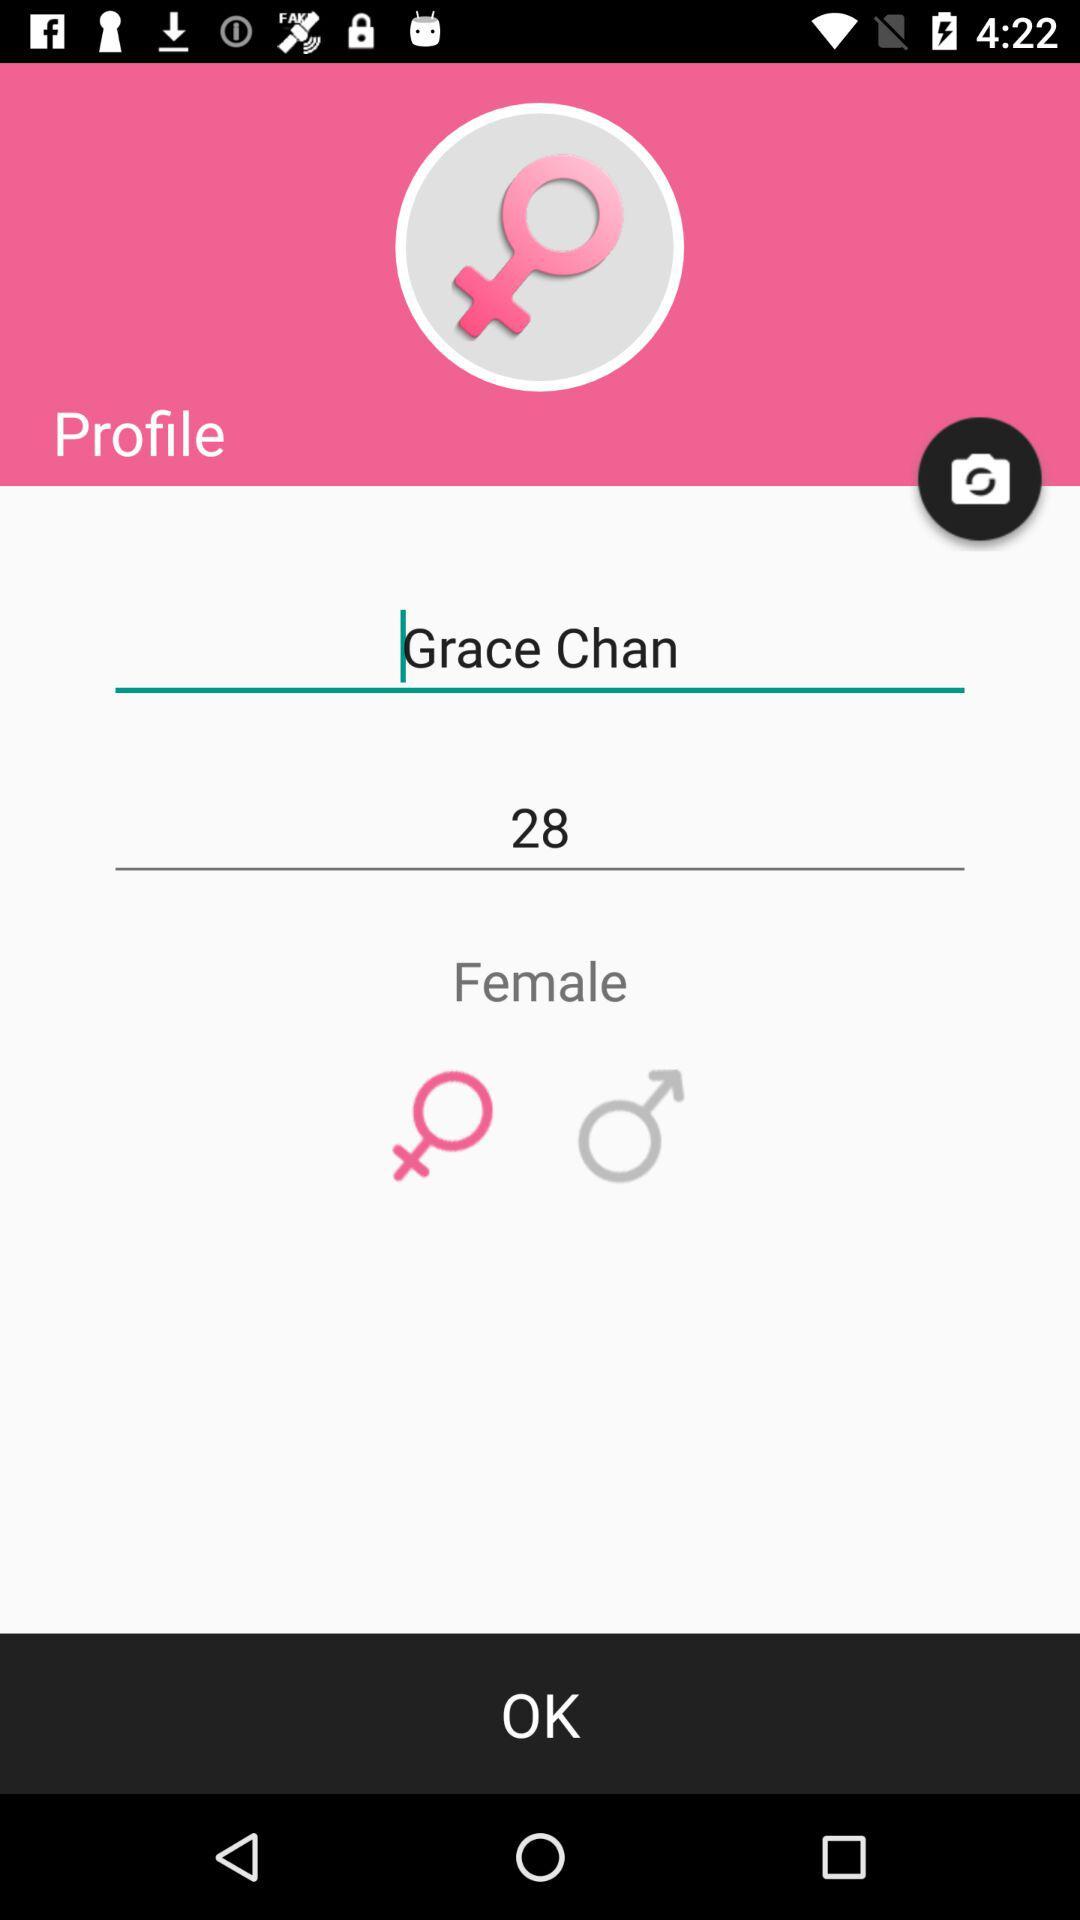 The height and width of the screenshot is (1920, 1080). Describe the element at coordinates (538, 246) in the screenshot. I see `to edit the profile picture` at that location.